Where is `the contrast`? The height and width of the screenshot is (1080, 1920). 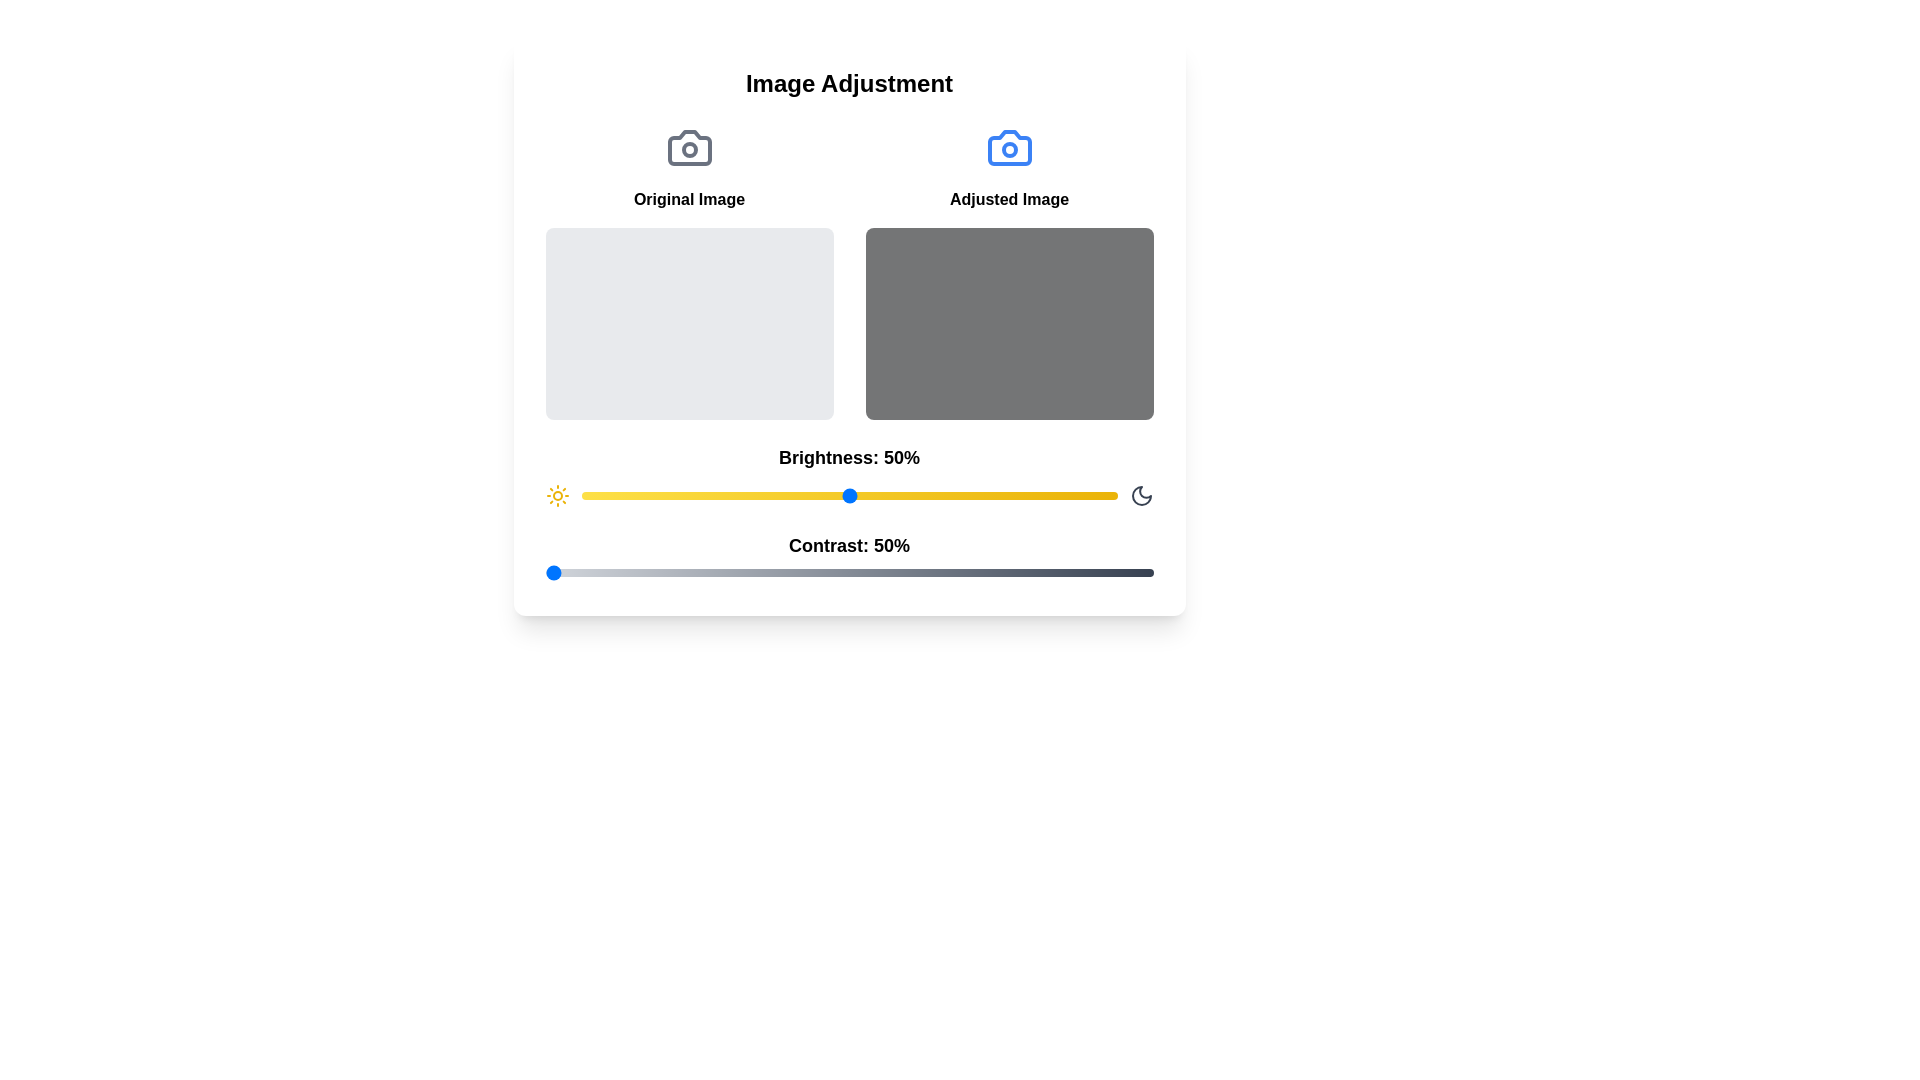 the contrast is located at coordinates (1147, 573).